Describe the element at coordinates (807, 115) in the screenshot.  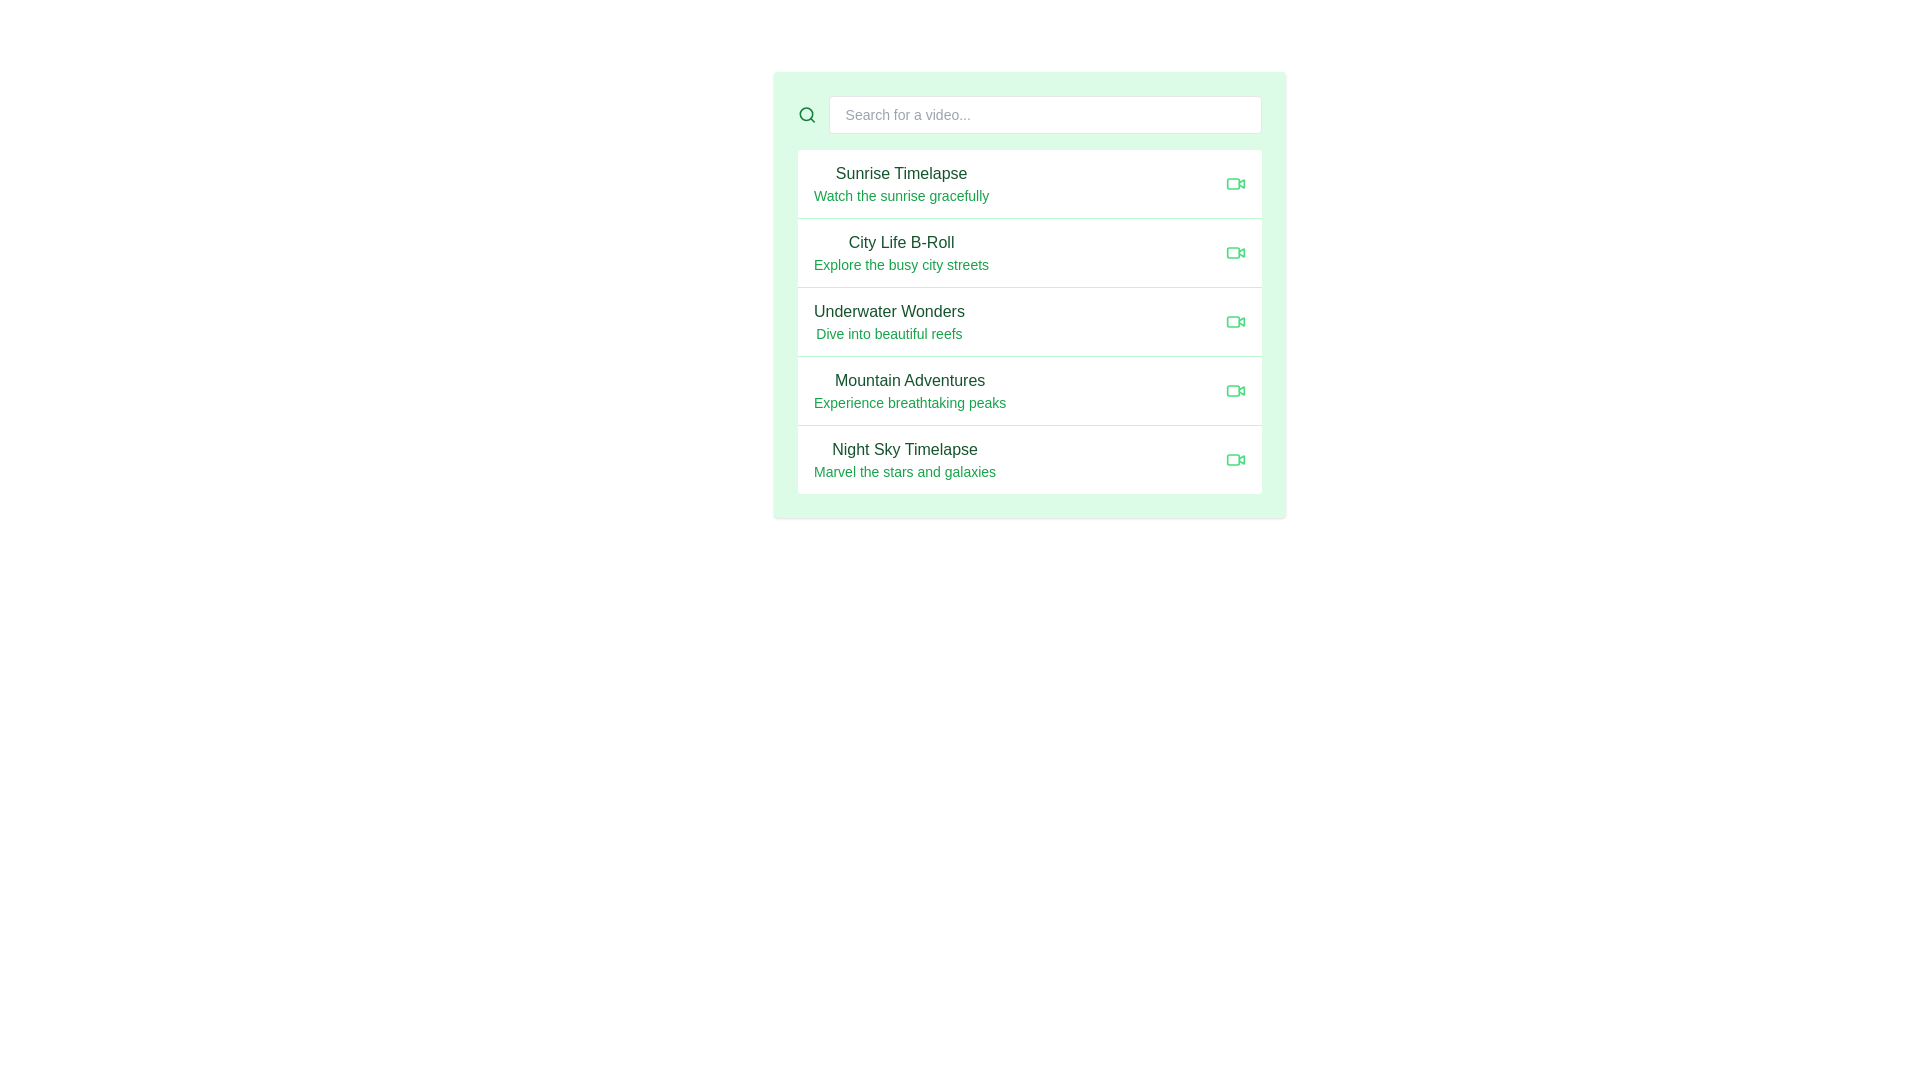
I see `the green magnifying glass-shaped icon representing search action, located at the far left of the search functionality section` at that location.